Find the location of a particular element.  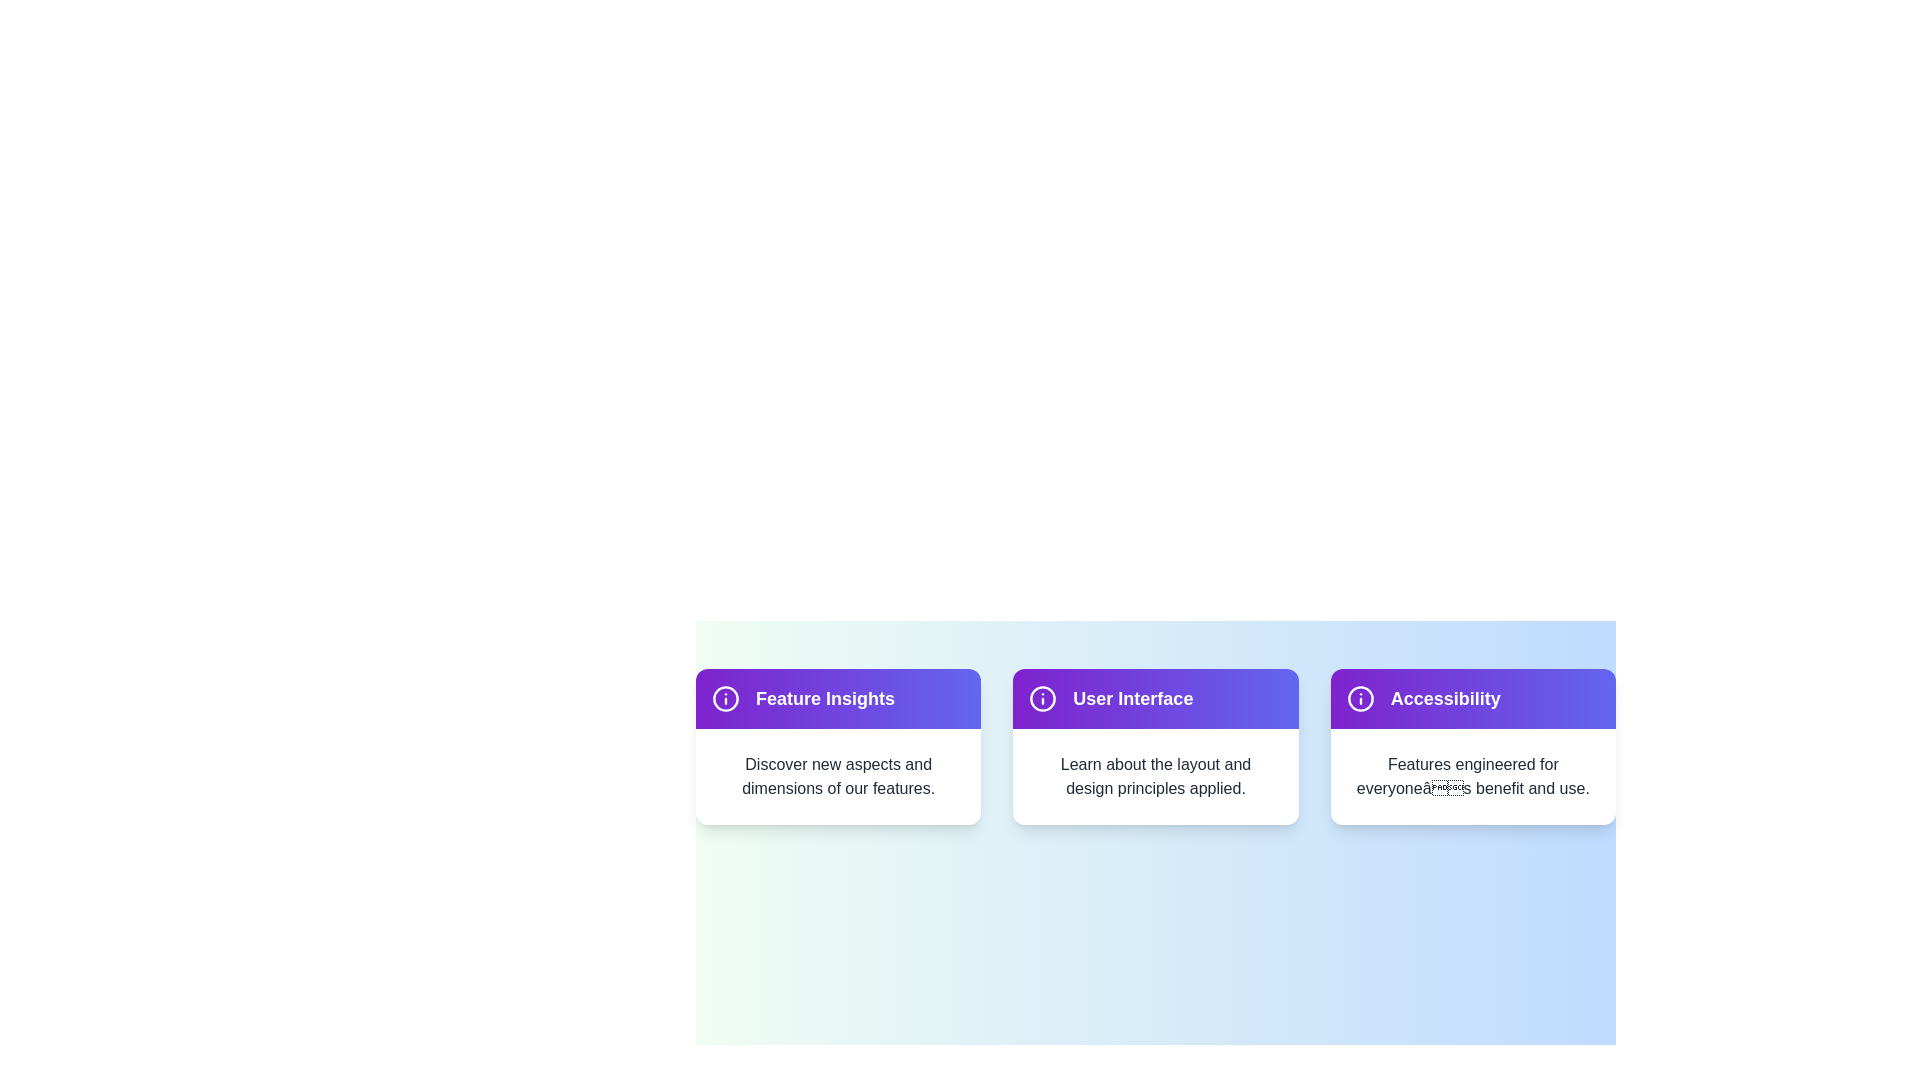

the circular icon with a purple color scheme and a central 'i' symbol, located to the left of the 'Feature Insights' text in the highlighted card is located at coordinates (724, 697).